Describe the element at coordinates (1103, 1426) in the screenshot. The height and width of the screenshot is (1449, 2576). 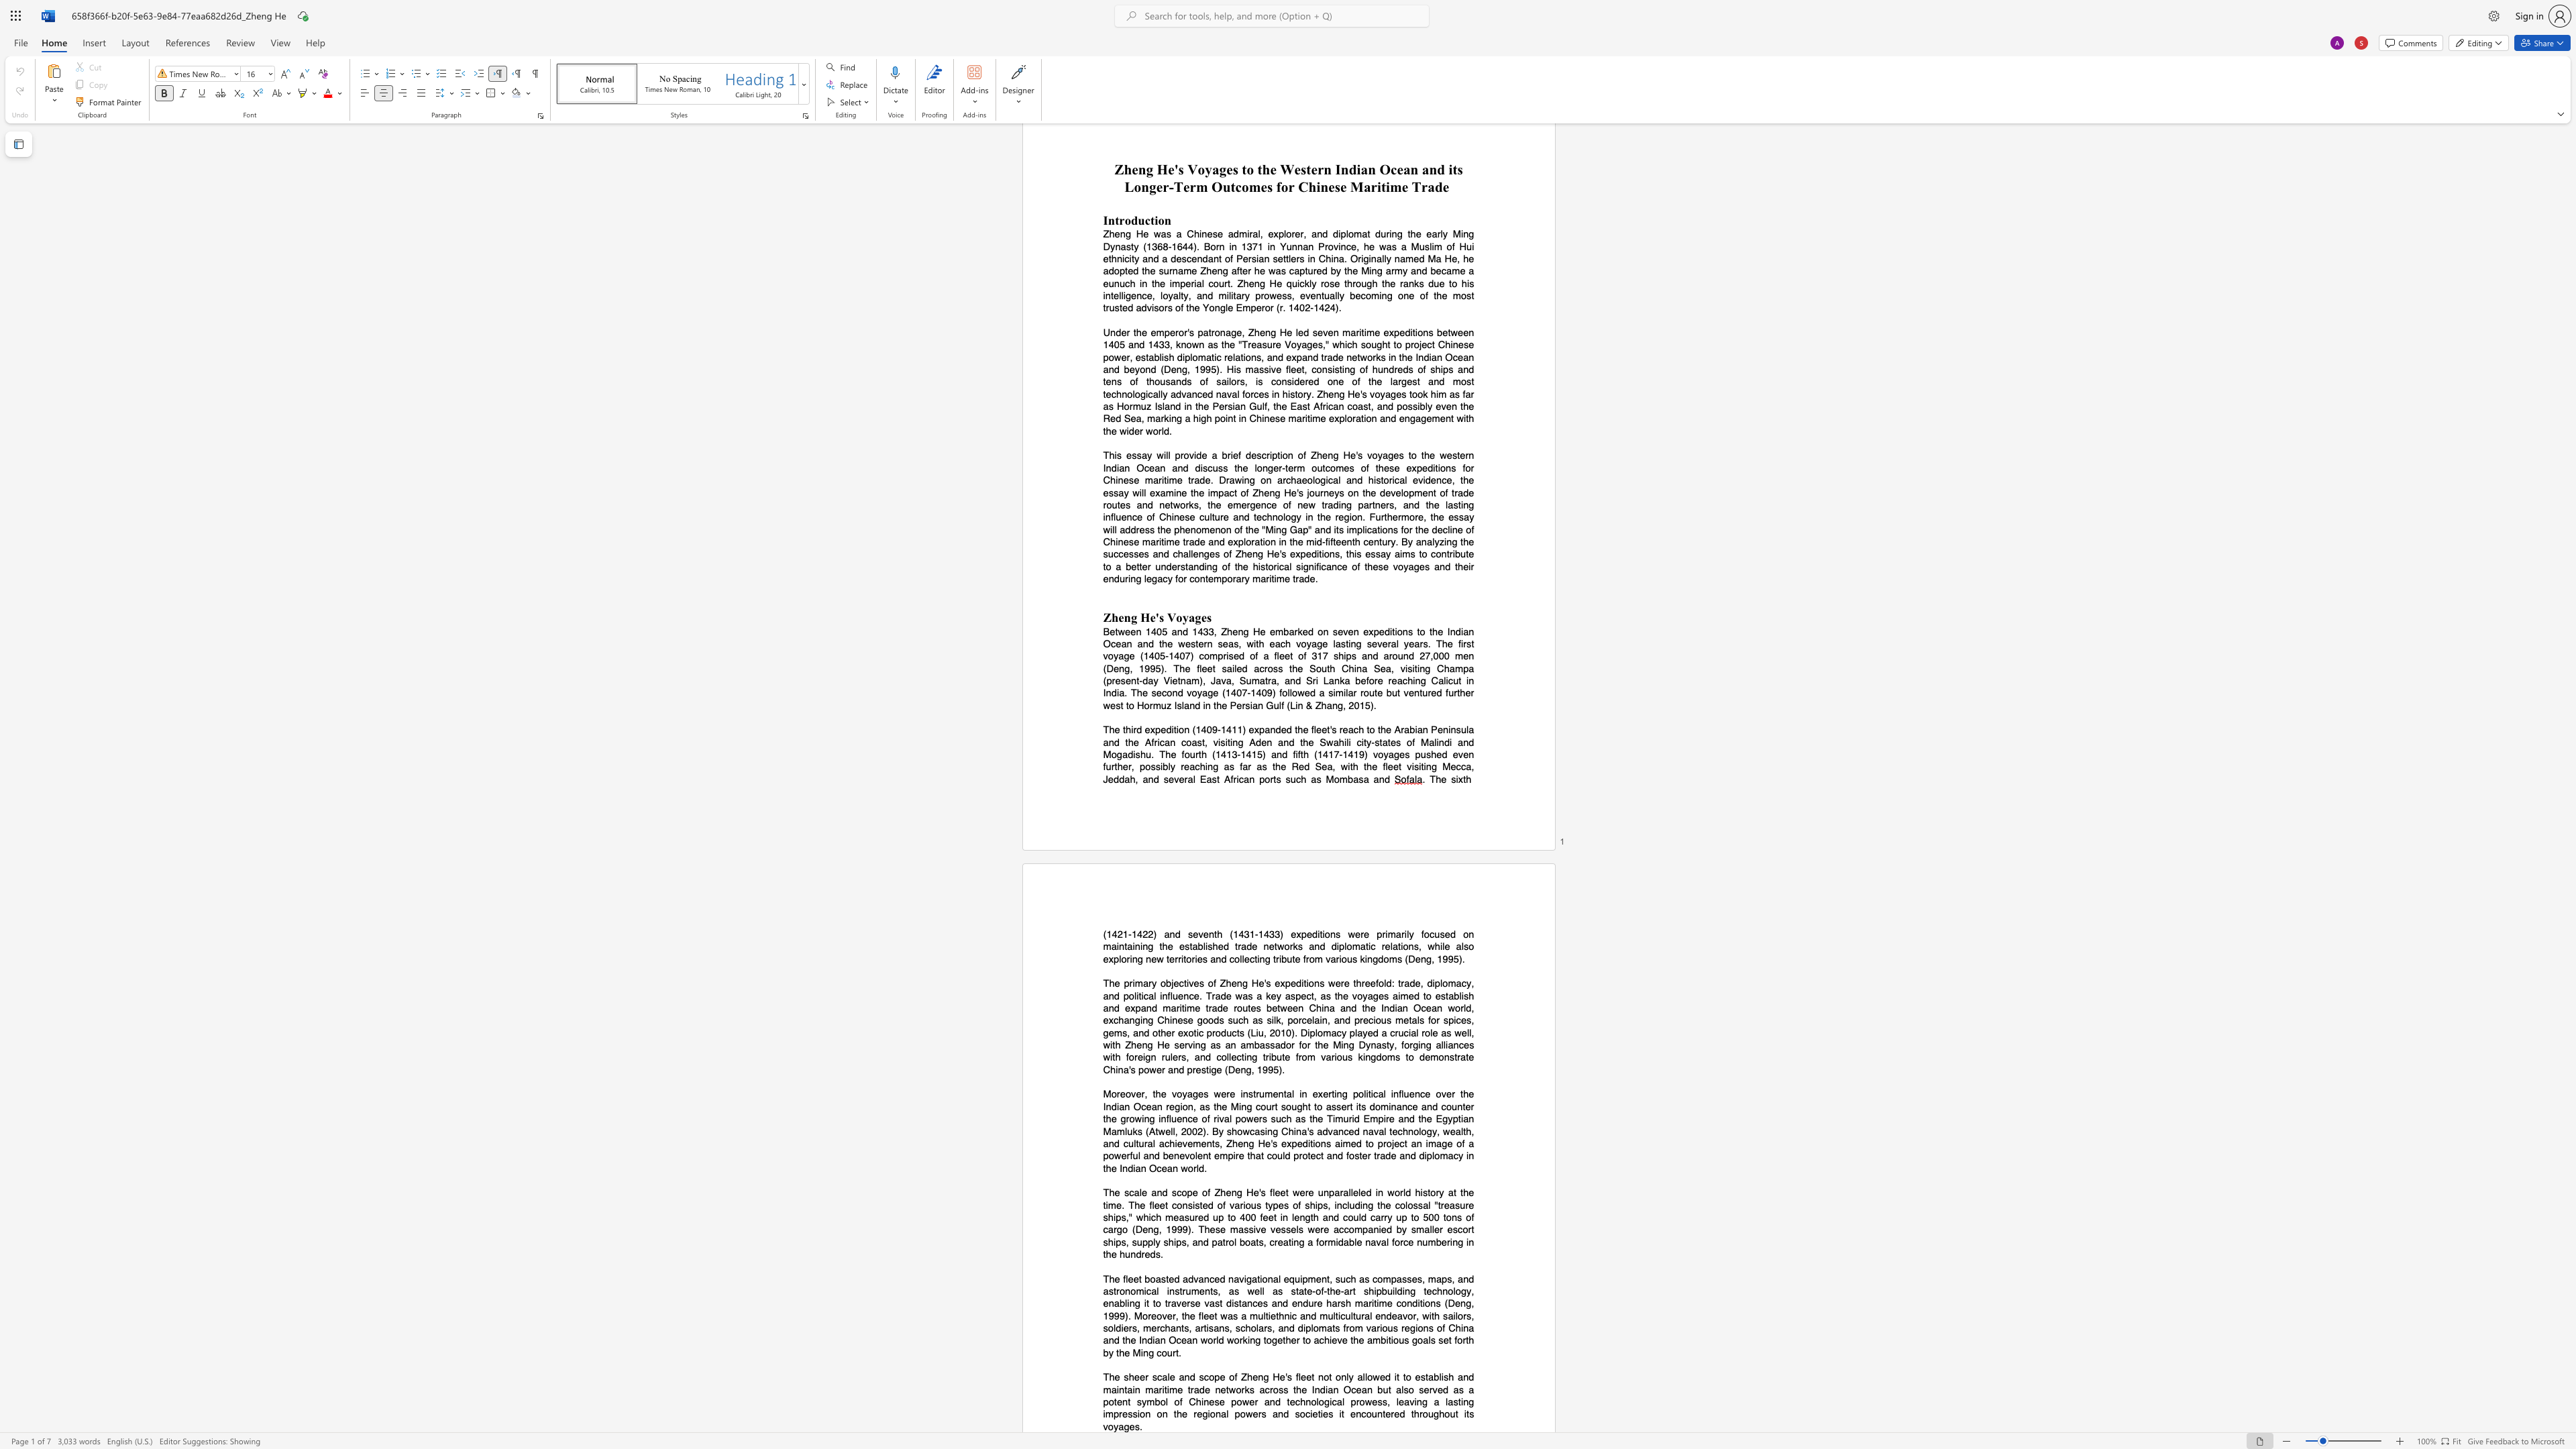
I see `the subset text "voya" within the text "throughout its voyages."` at that location.